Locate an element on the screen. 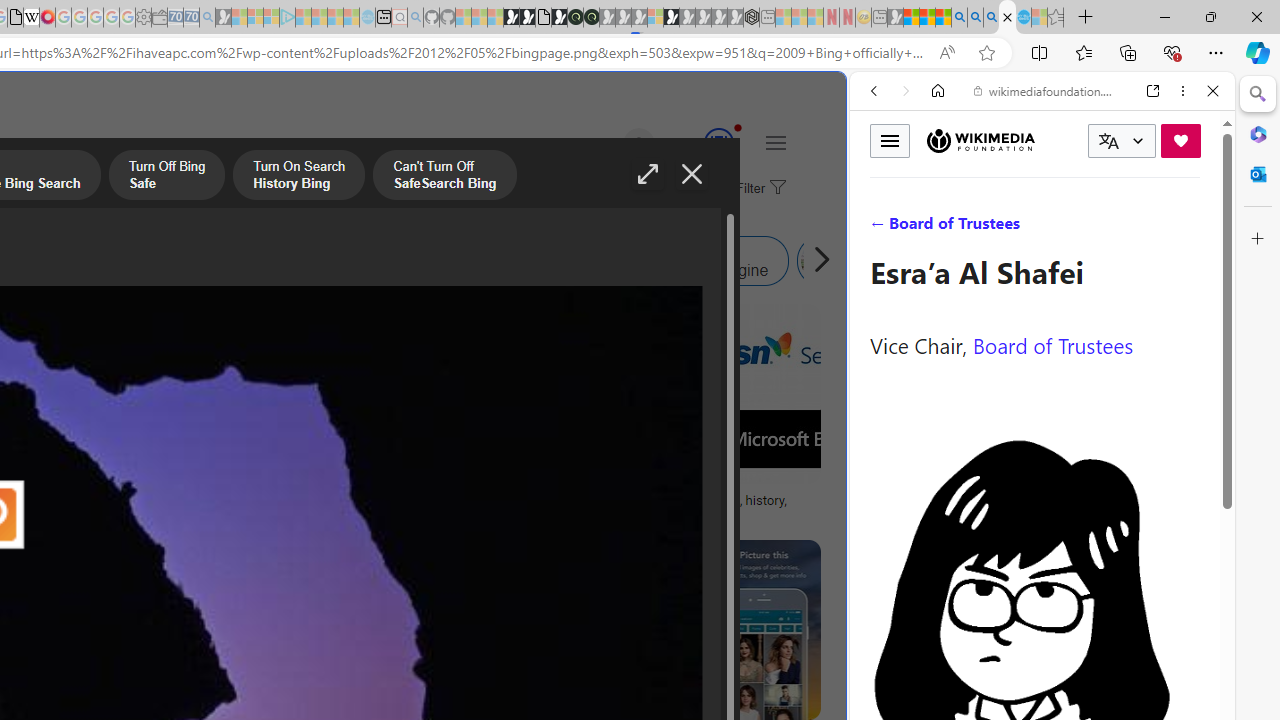 Image resolution: width=1280 pixels, height=720 pixels. 'Future Focus Report 2024' is located at coordinates (590, 17).